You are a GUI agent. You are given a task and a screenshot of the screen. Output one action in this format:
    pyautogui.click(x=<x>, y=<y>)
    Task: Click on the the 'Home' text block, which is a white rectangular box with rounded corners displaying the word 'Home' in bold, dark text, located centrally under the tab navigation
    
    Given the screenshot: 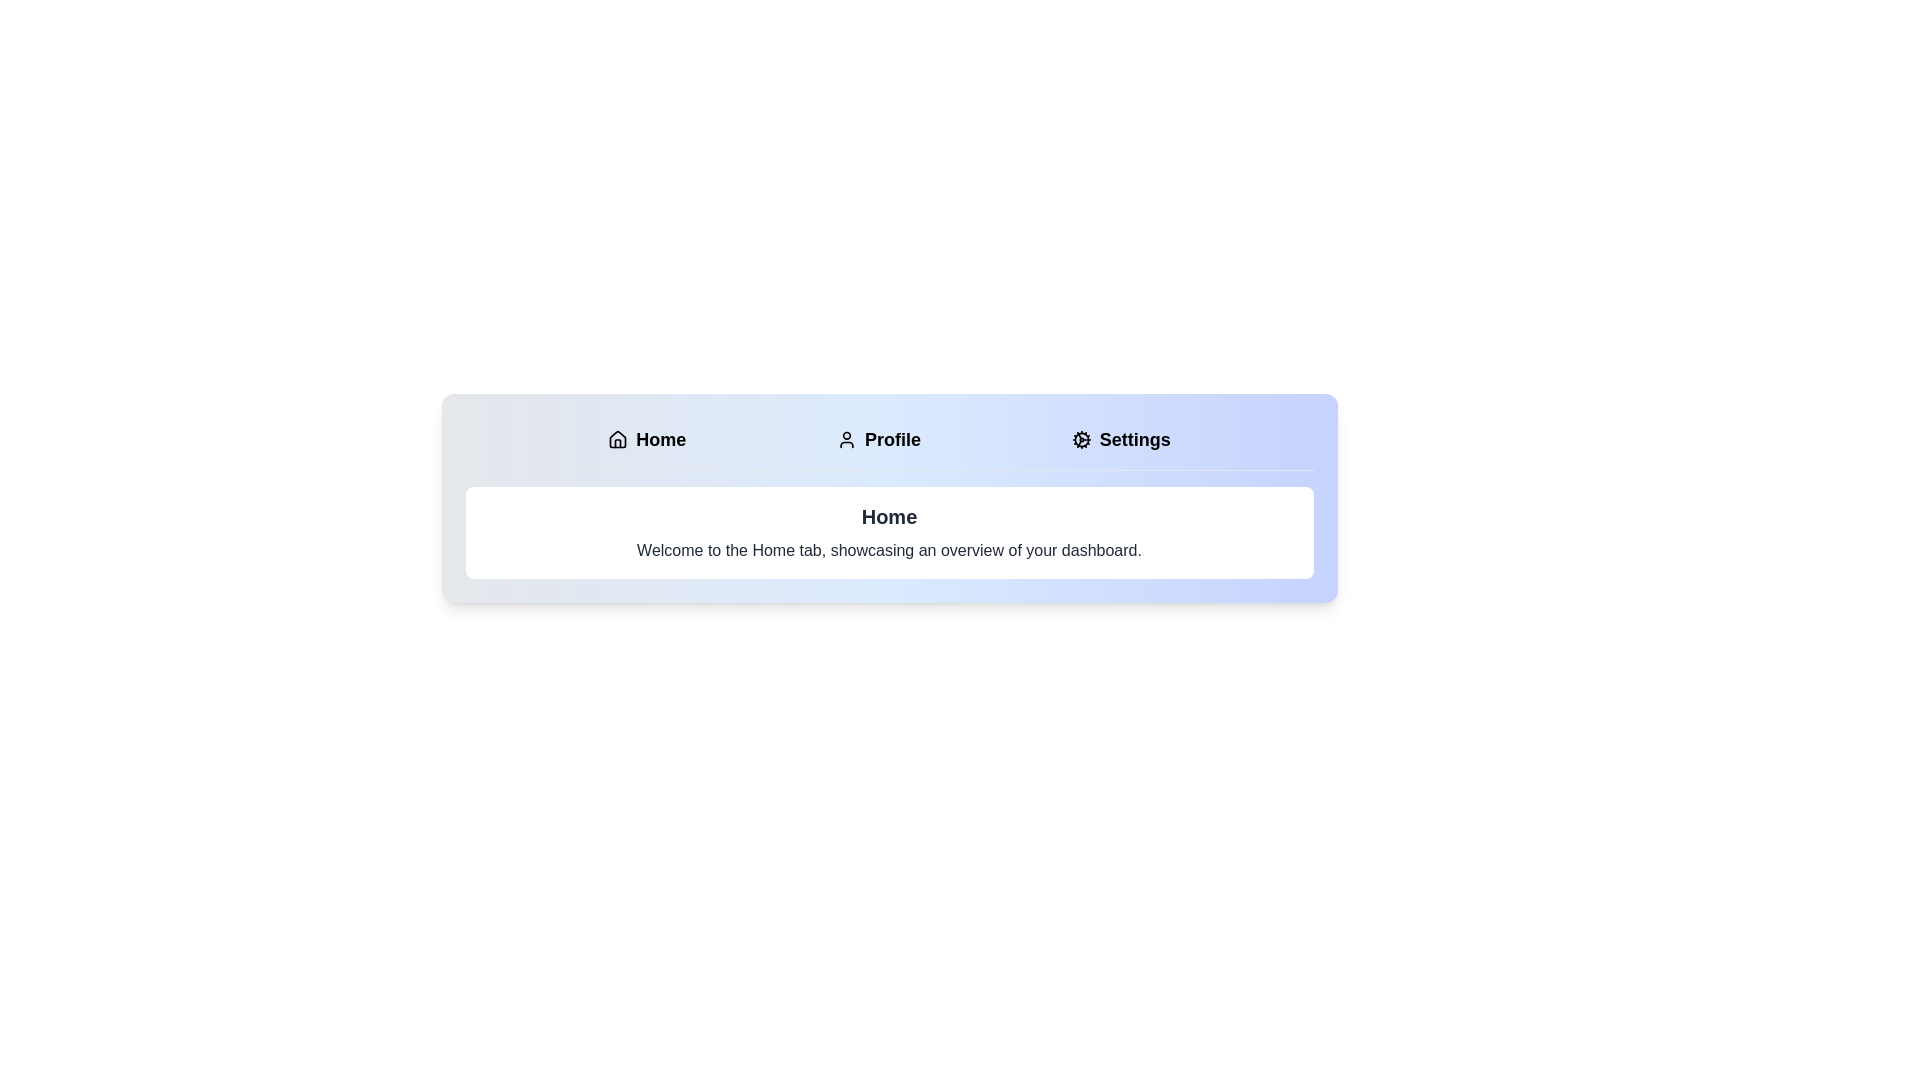 What is the action you would take?
    pyautogui.click(x=888, y=531)
    